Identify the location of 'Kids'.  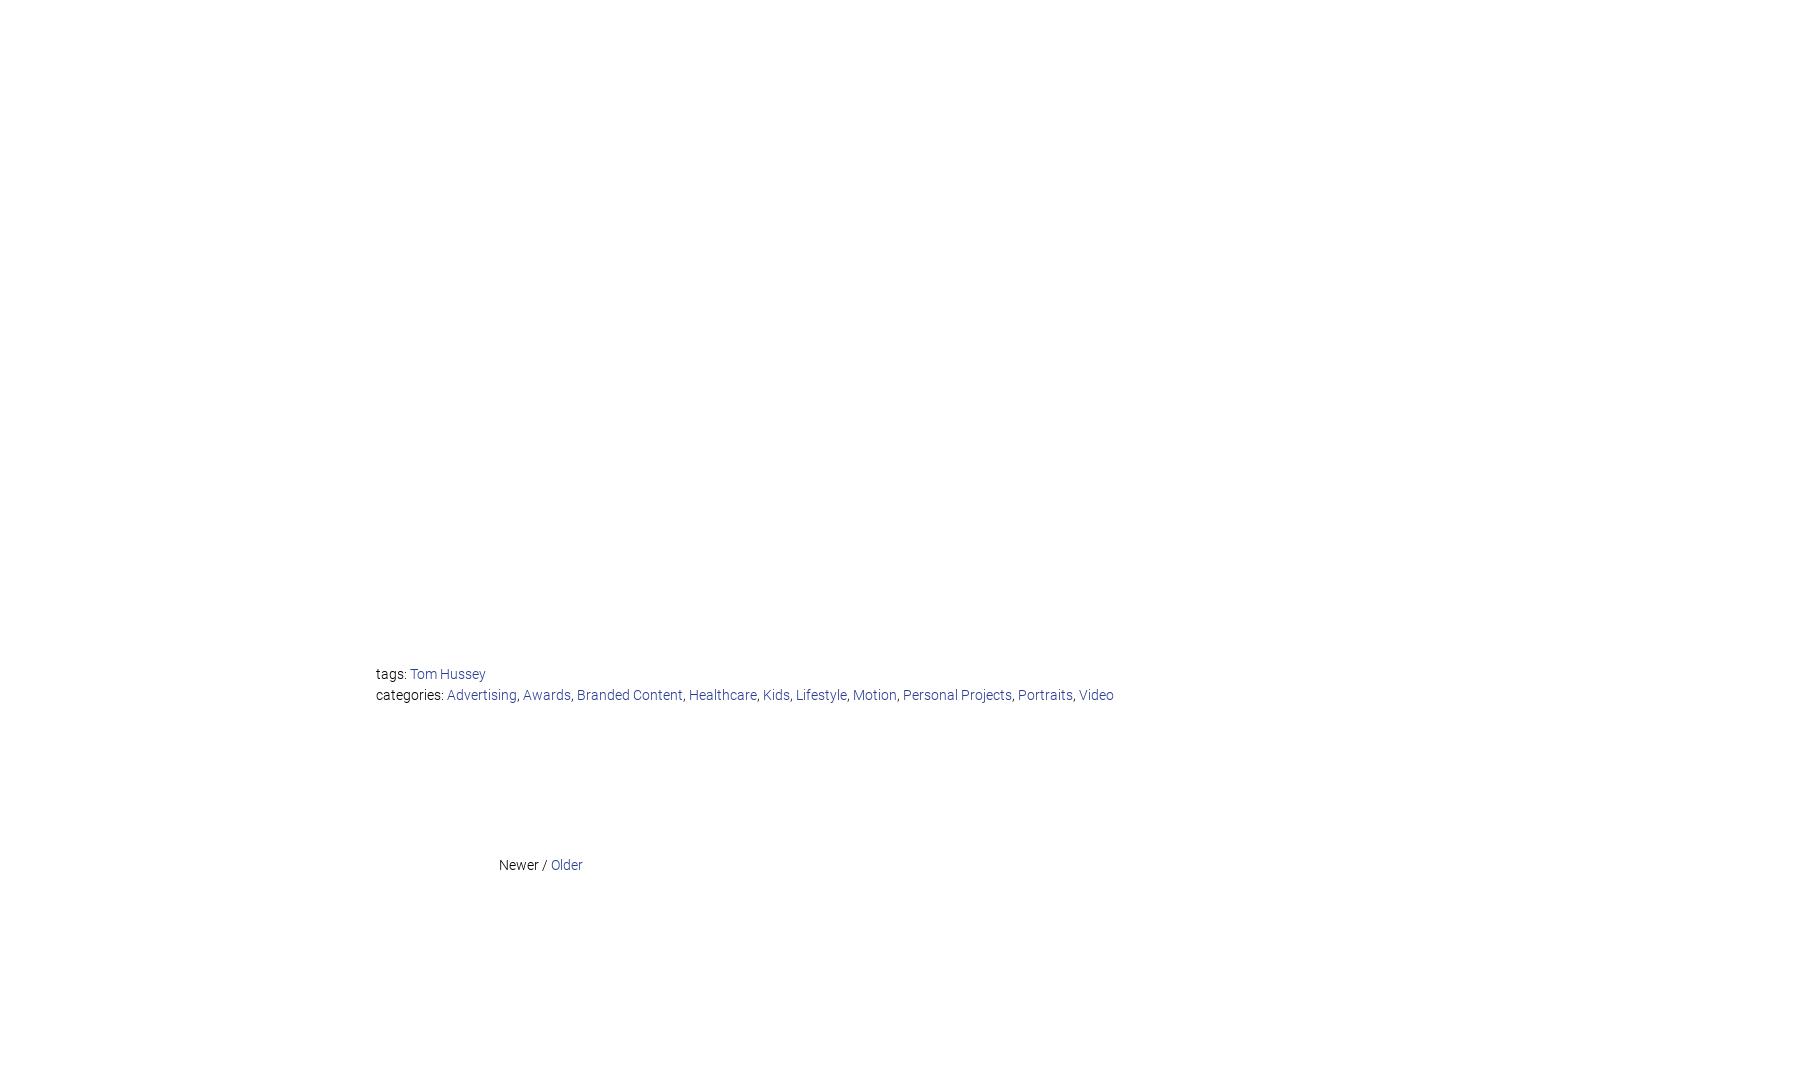
(776, 694).